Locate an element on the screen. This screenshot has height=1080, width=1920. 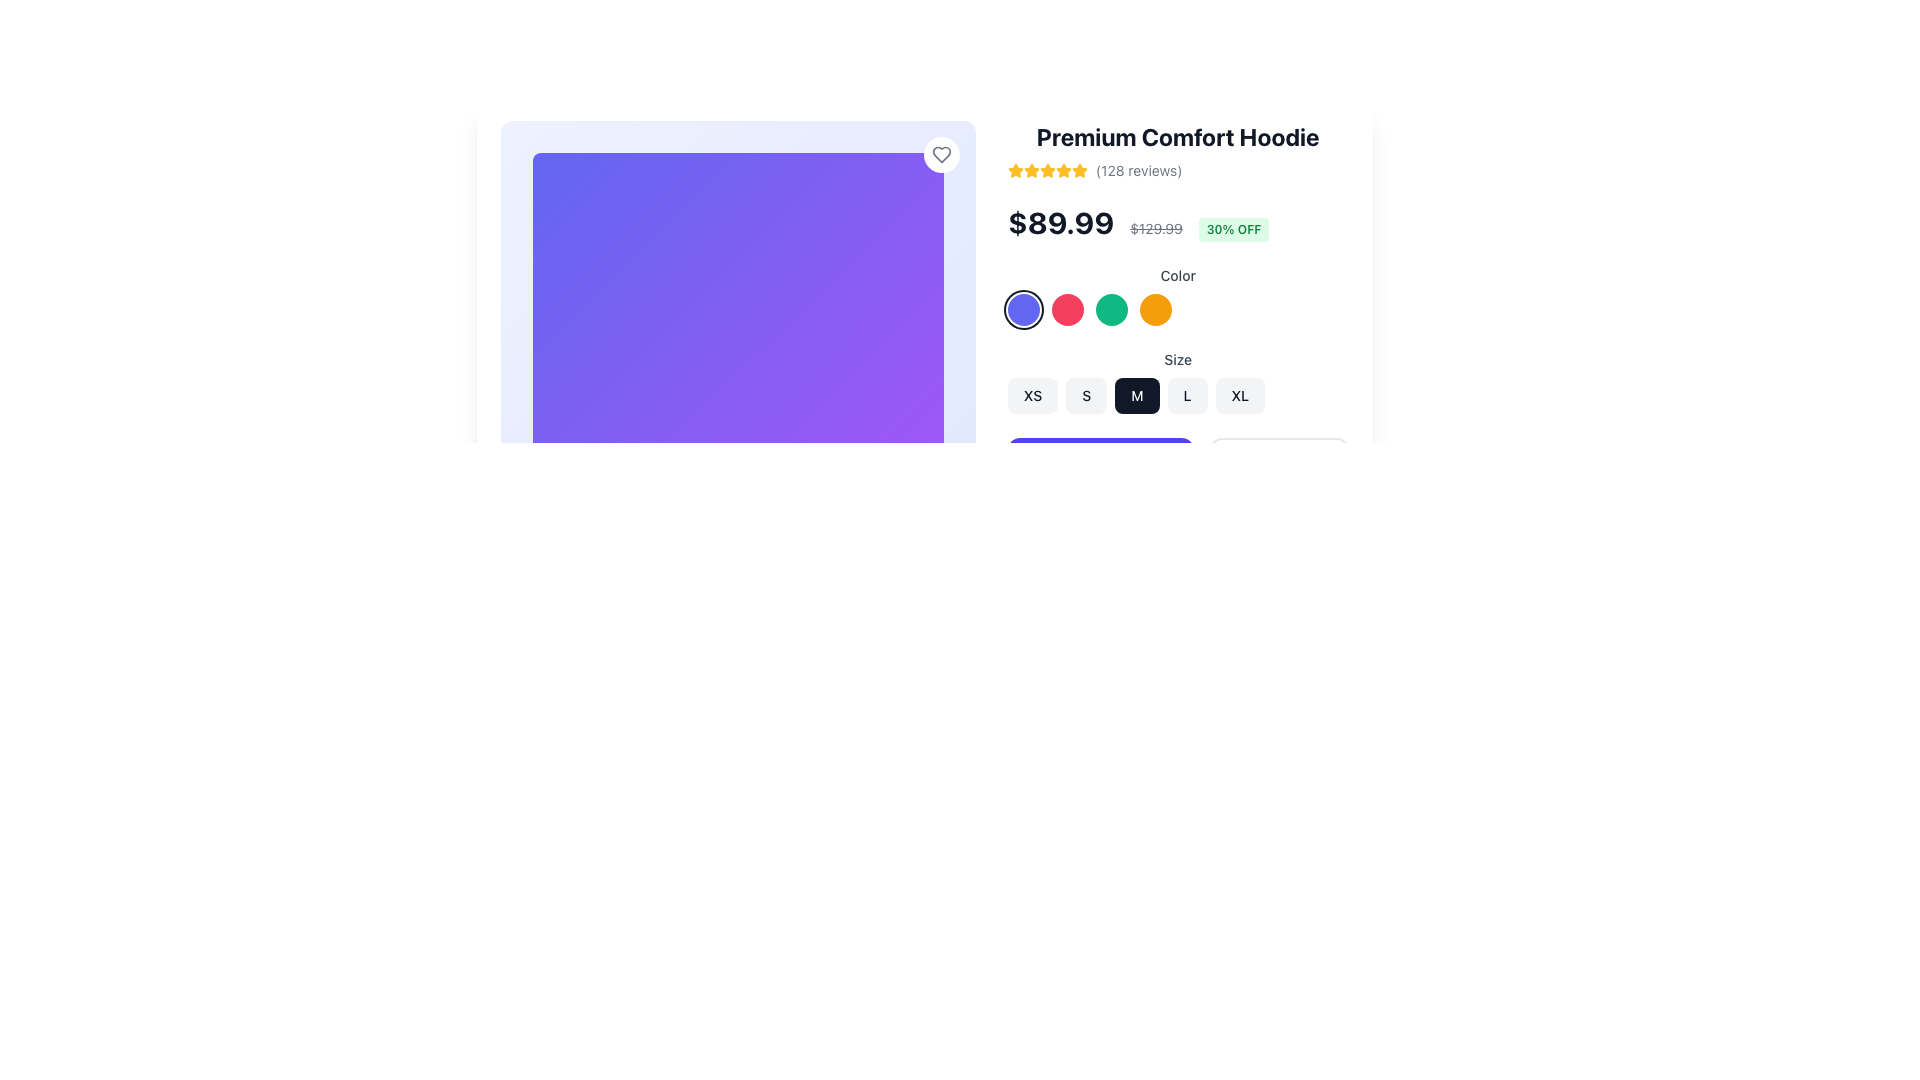
the grouped interactive button set for size selection located beneath the color selection options is located at coordinates (1178, 381).